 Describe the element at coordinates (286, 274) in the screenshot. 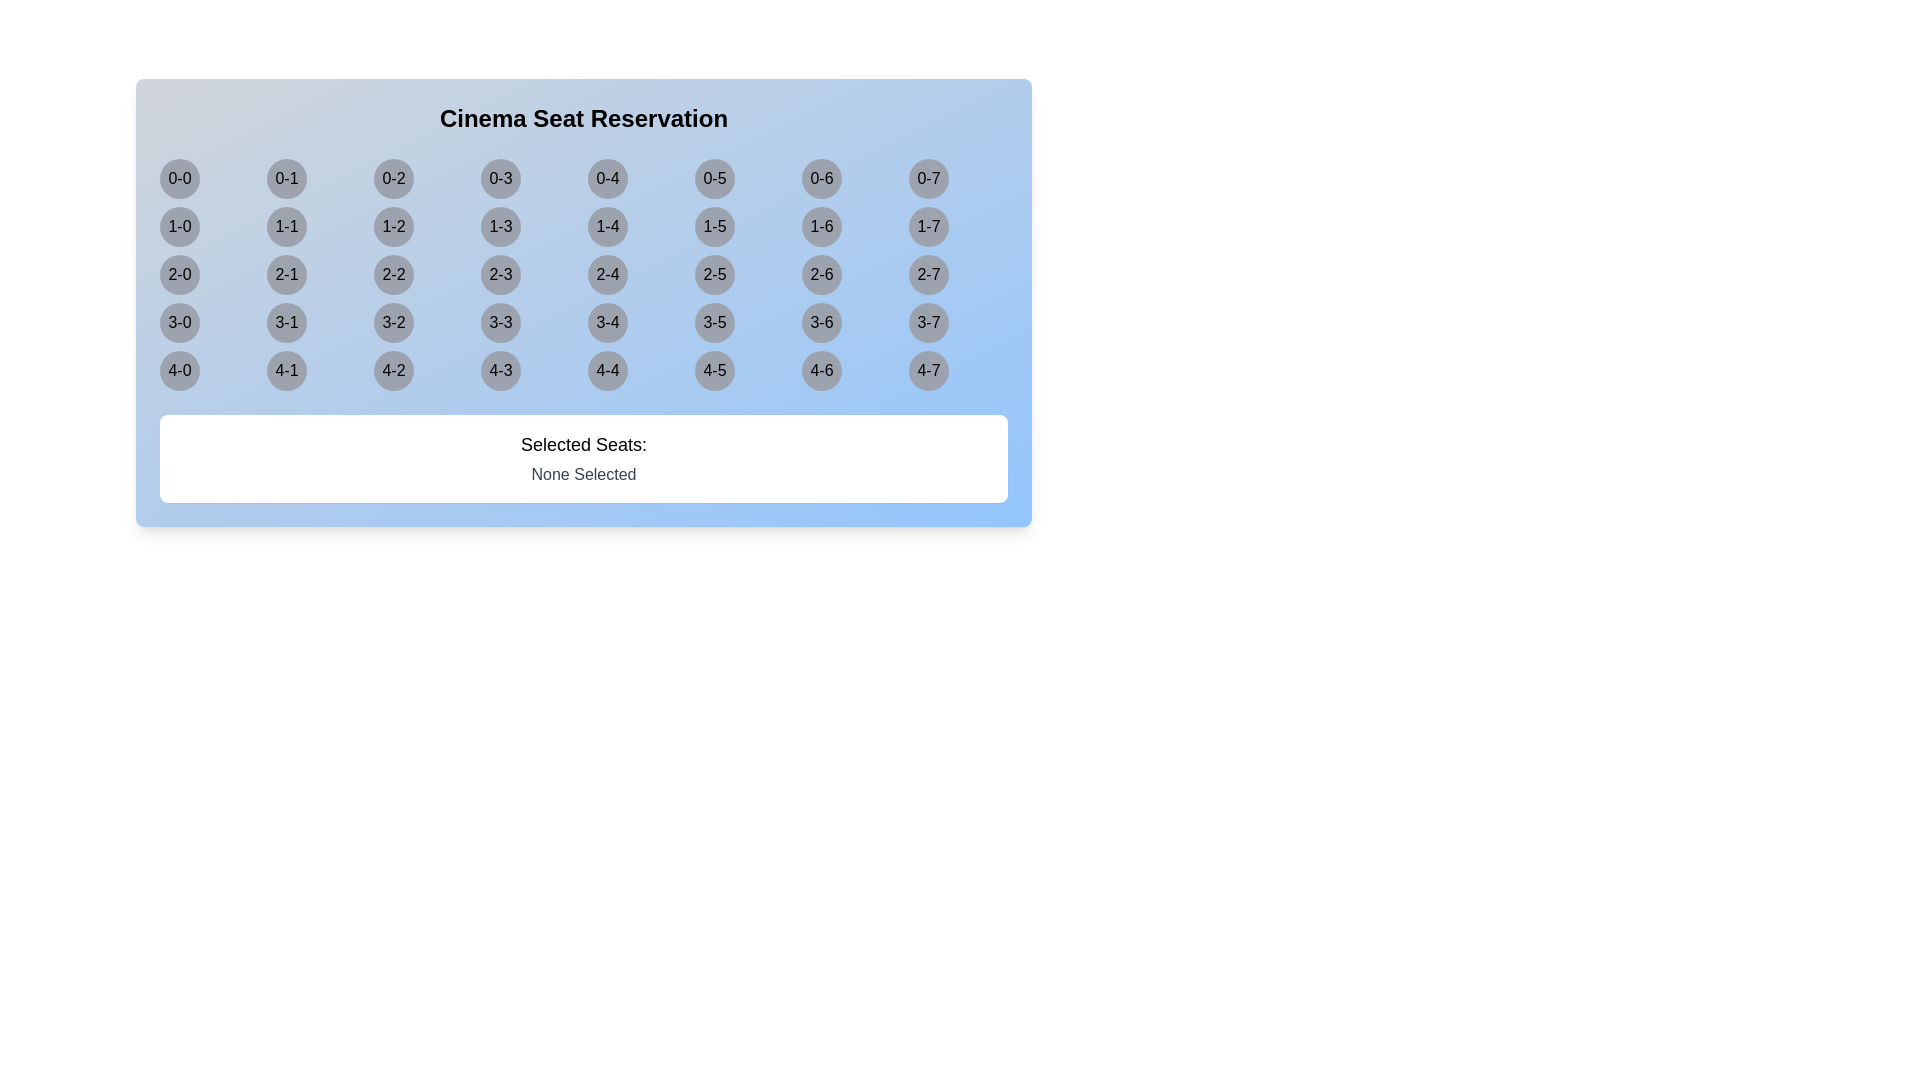

I see `the selectable option button labeled '2-1' in the cinema seating arrangement` at that location.